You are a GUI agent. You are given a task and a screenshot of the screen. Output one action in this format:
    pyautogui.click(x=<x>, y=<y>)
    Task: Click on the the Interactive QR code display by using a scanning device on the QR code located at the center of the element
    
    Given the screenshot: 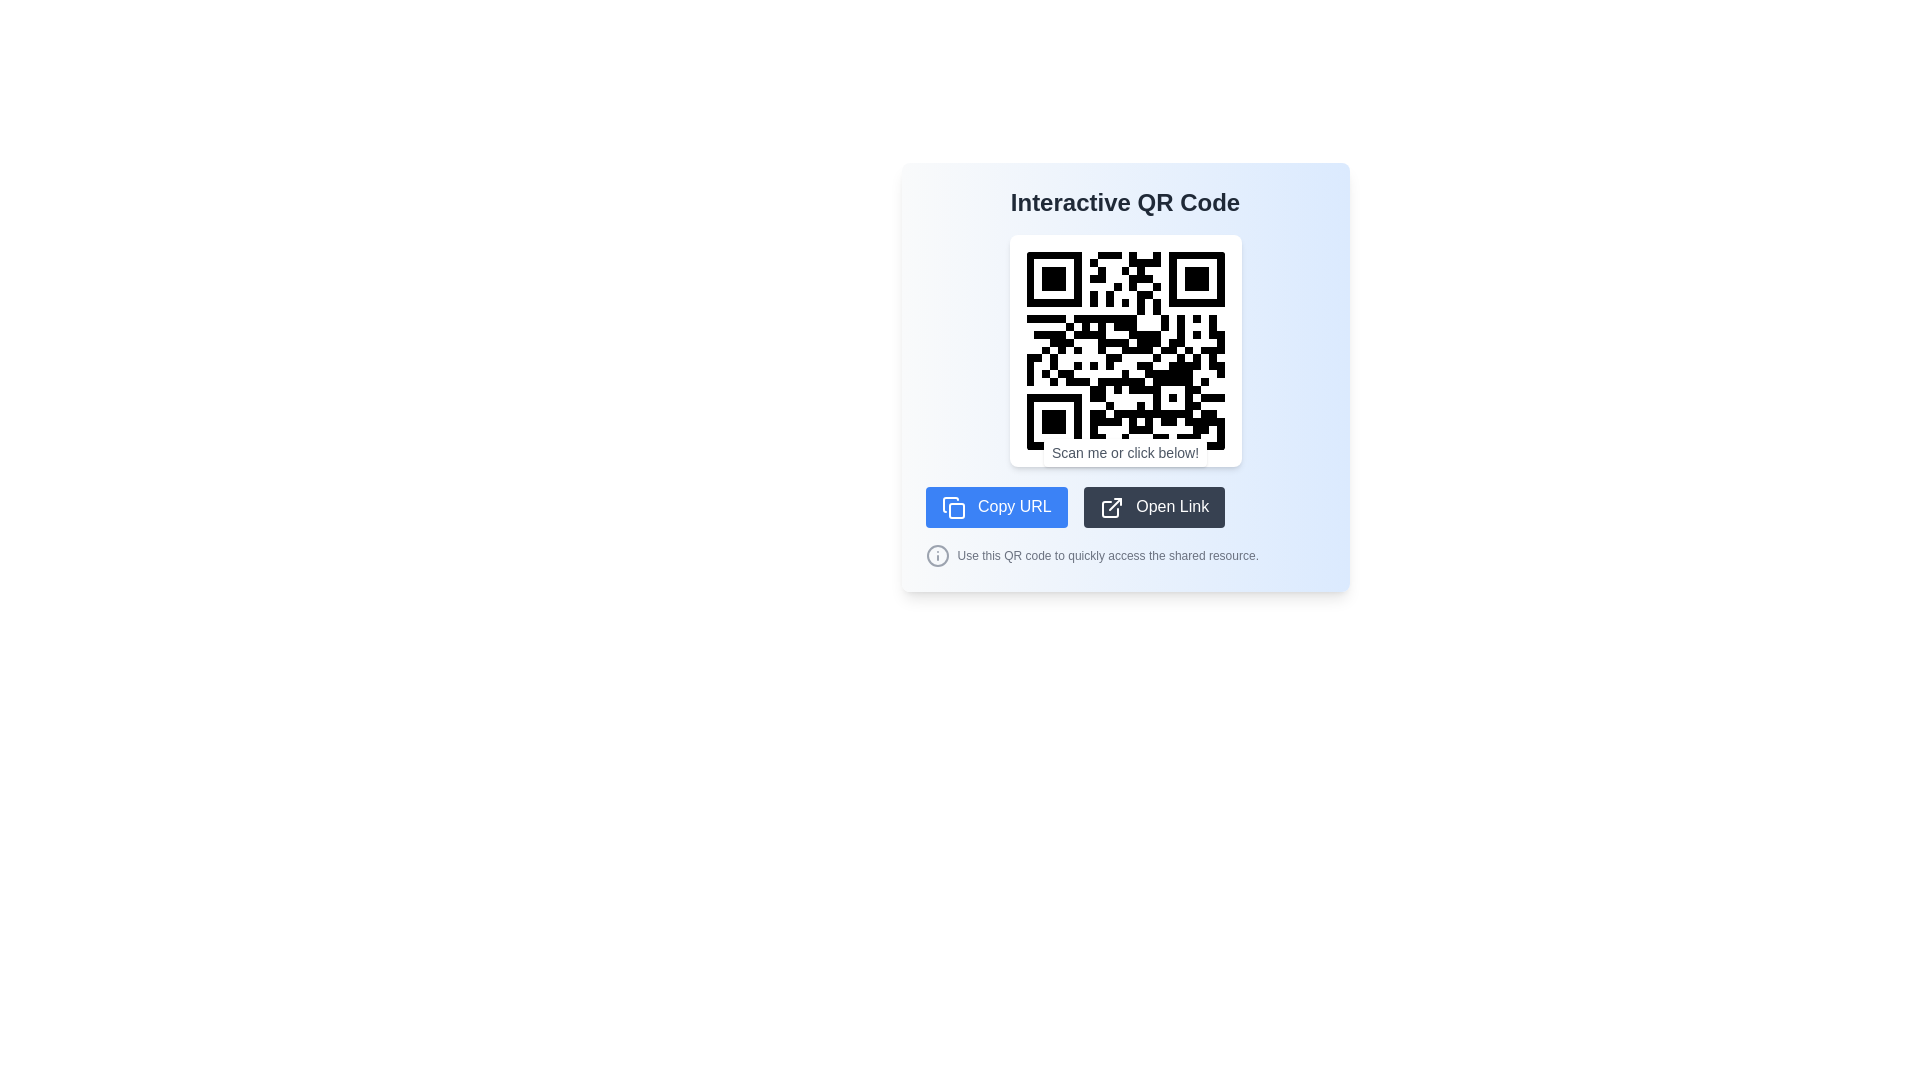 What is the action you would take?
    pyautogui.click(x=1125, y=350)
    